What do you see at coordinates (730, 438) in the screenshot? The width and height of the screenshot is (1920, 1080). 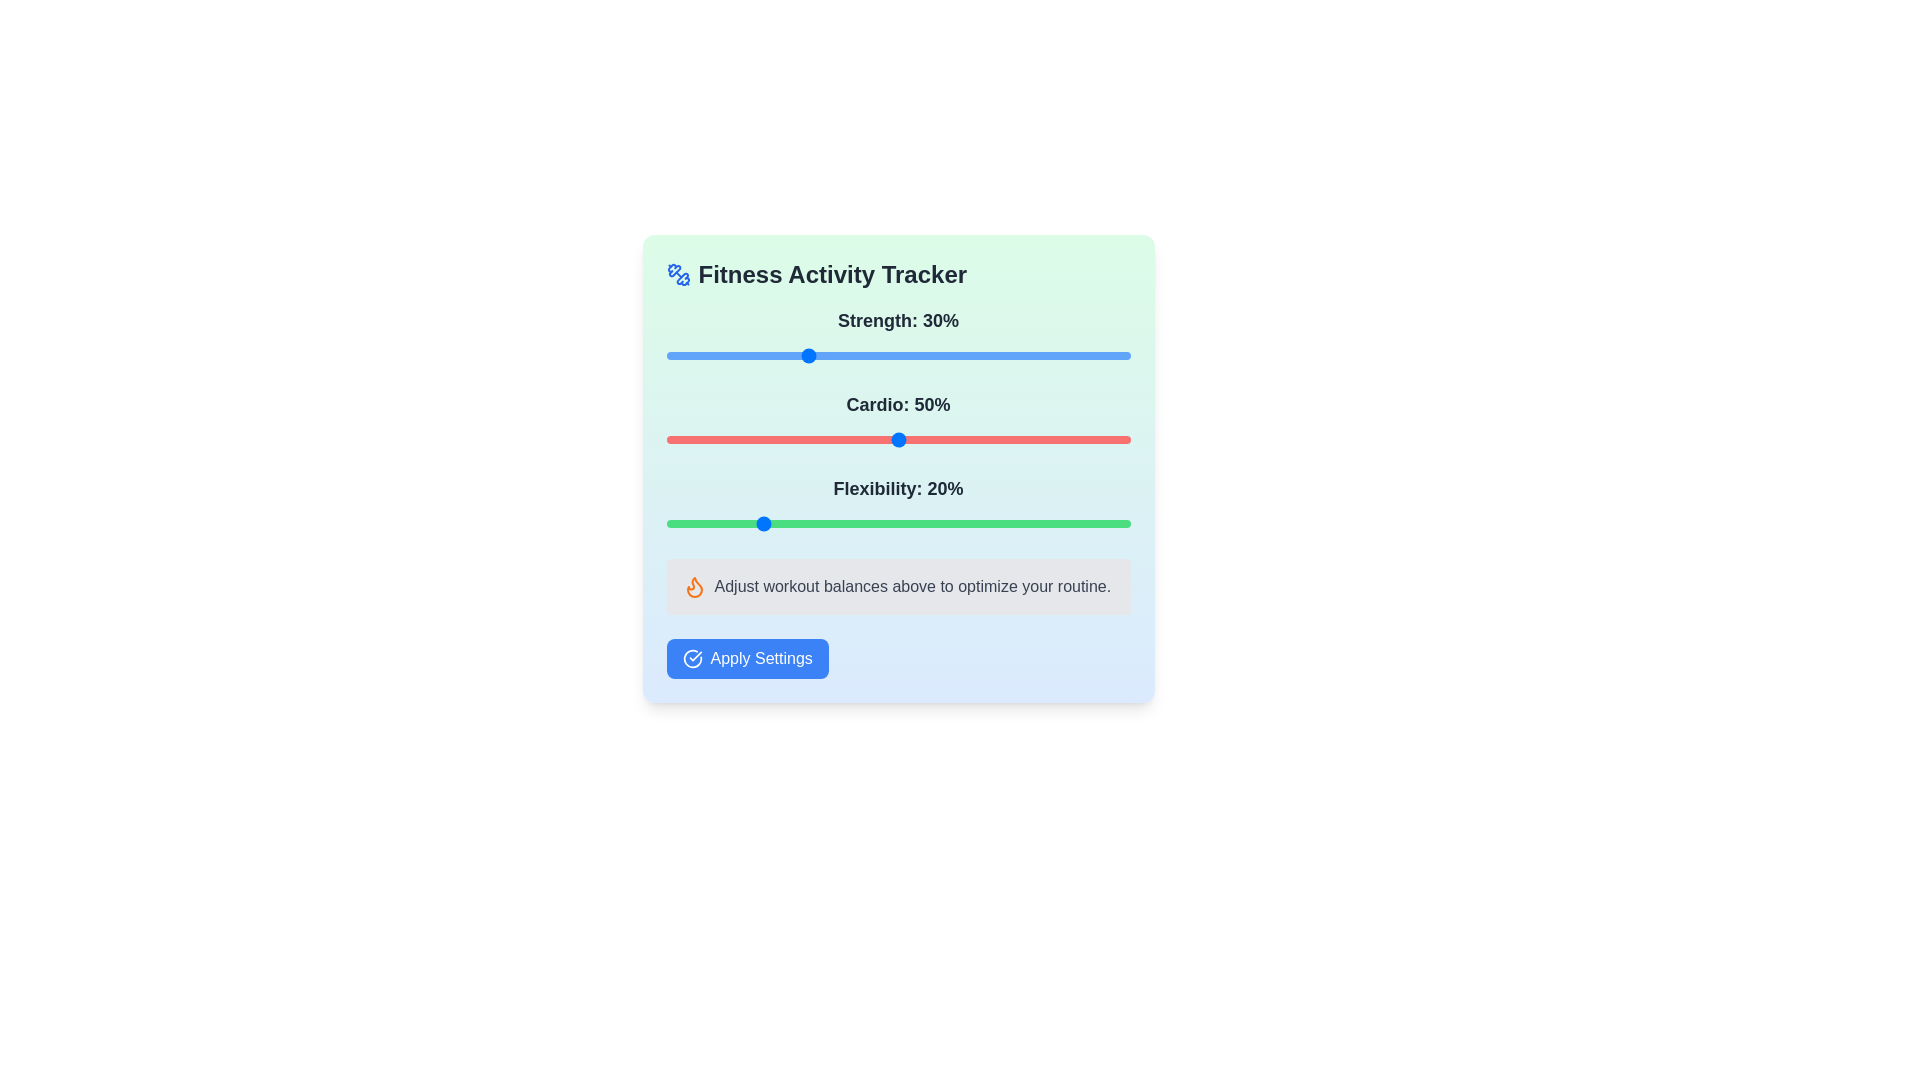 I see `cardio level` at bounding box center [730, 438].